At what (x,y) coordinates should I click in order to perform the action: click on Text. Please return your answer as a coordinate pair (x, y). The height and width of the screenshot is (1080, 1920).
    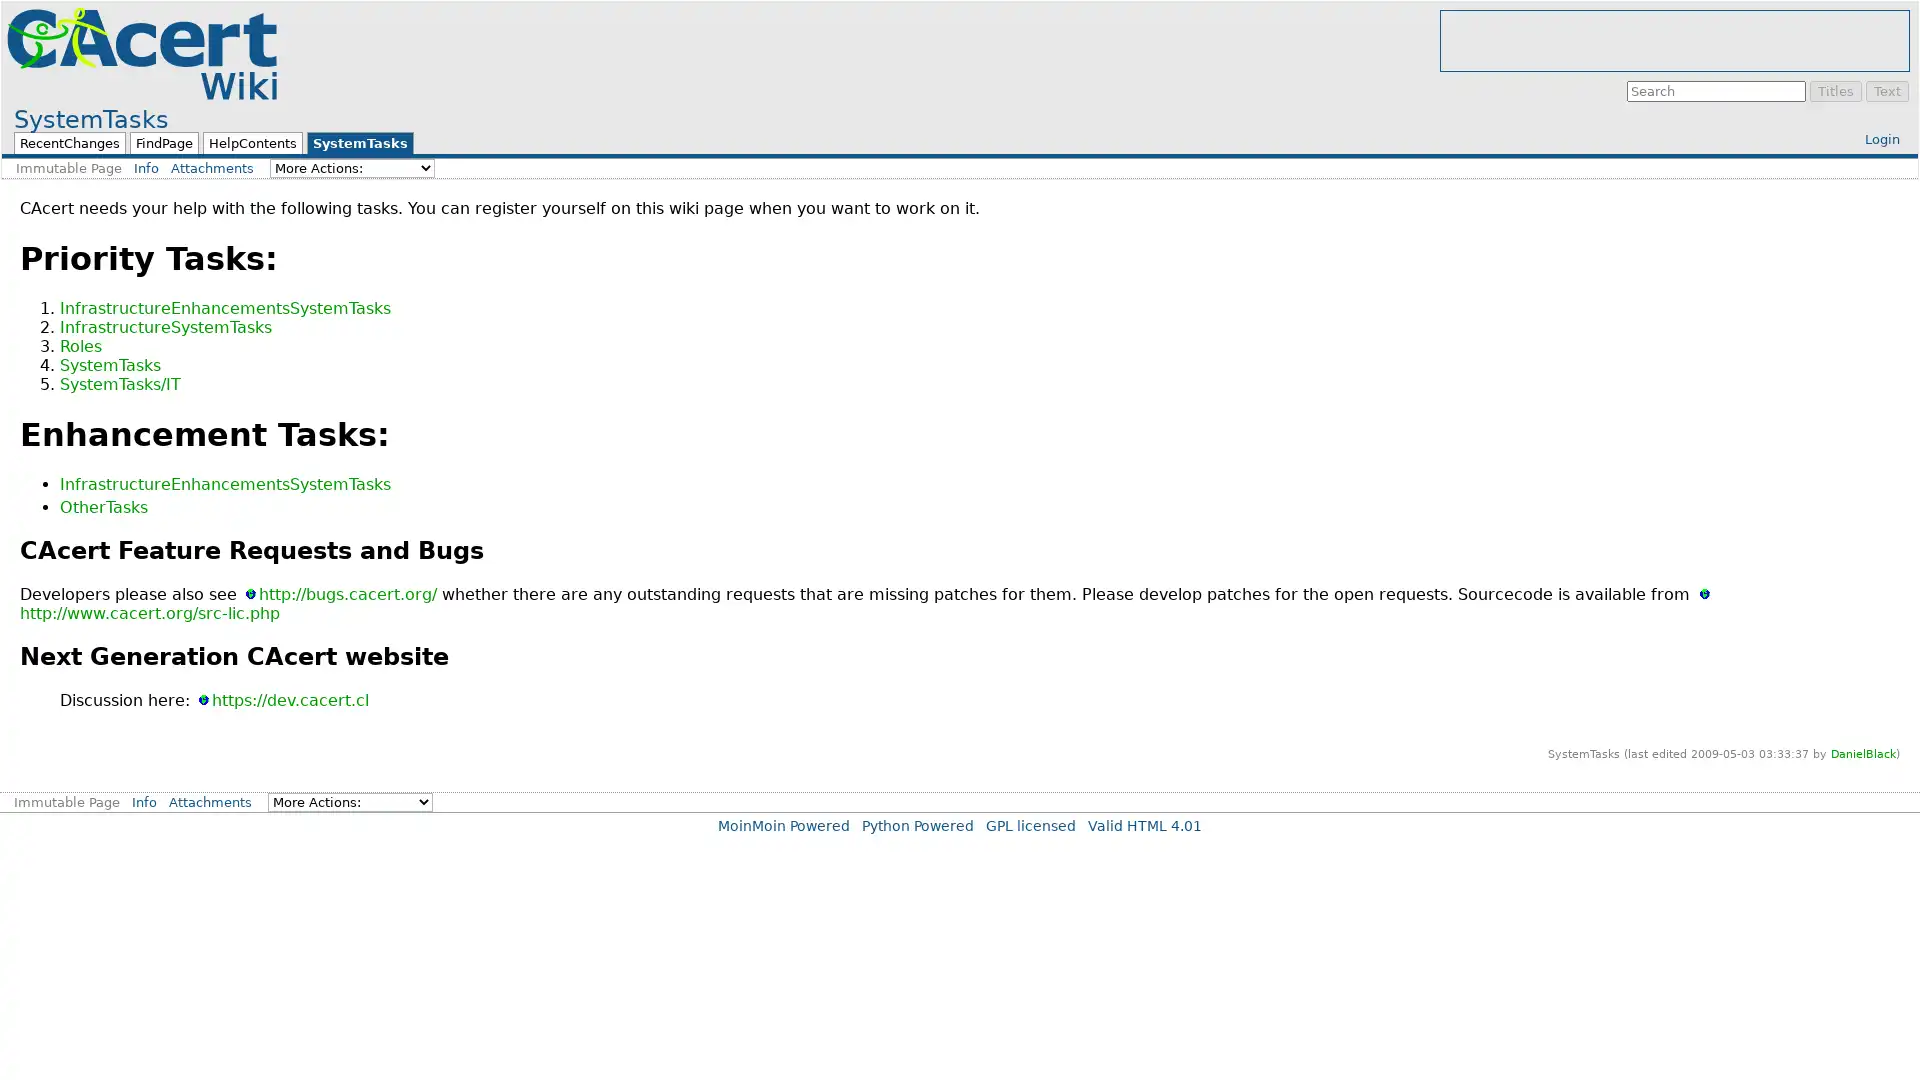
    Looking at the image, I should click on (1886, 91).